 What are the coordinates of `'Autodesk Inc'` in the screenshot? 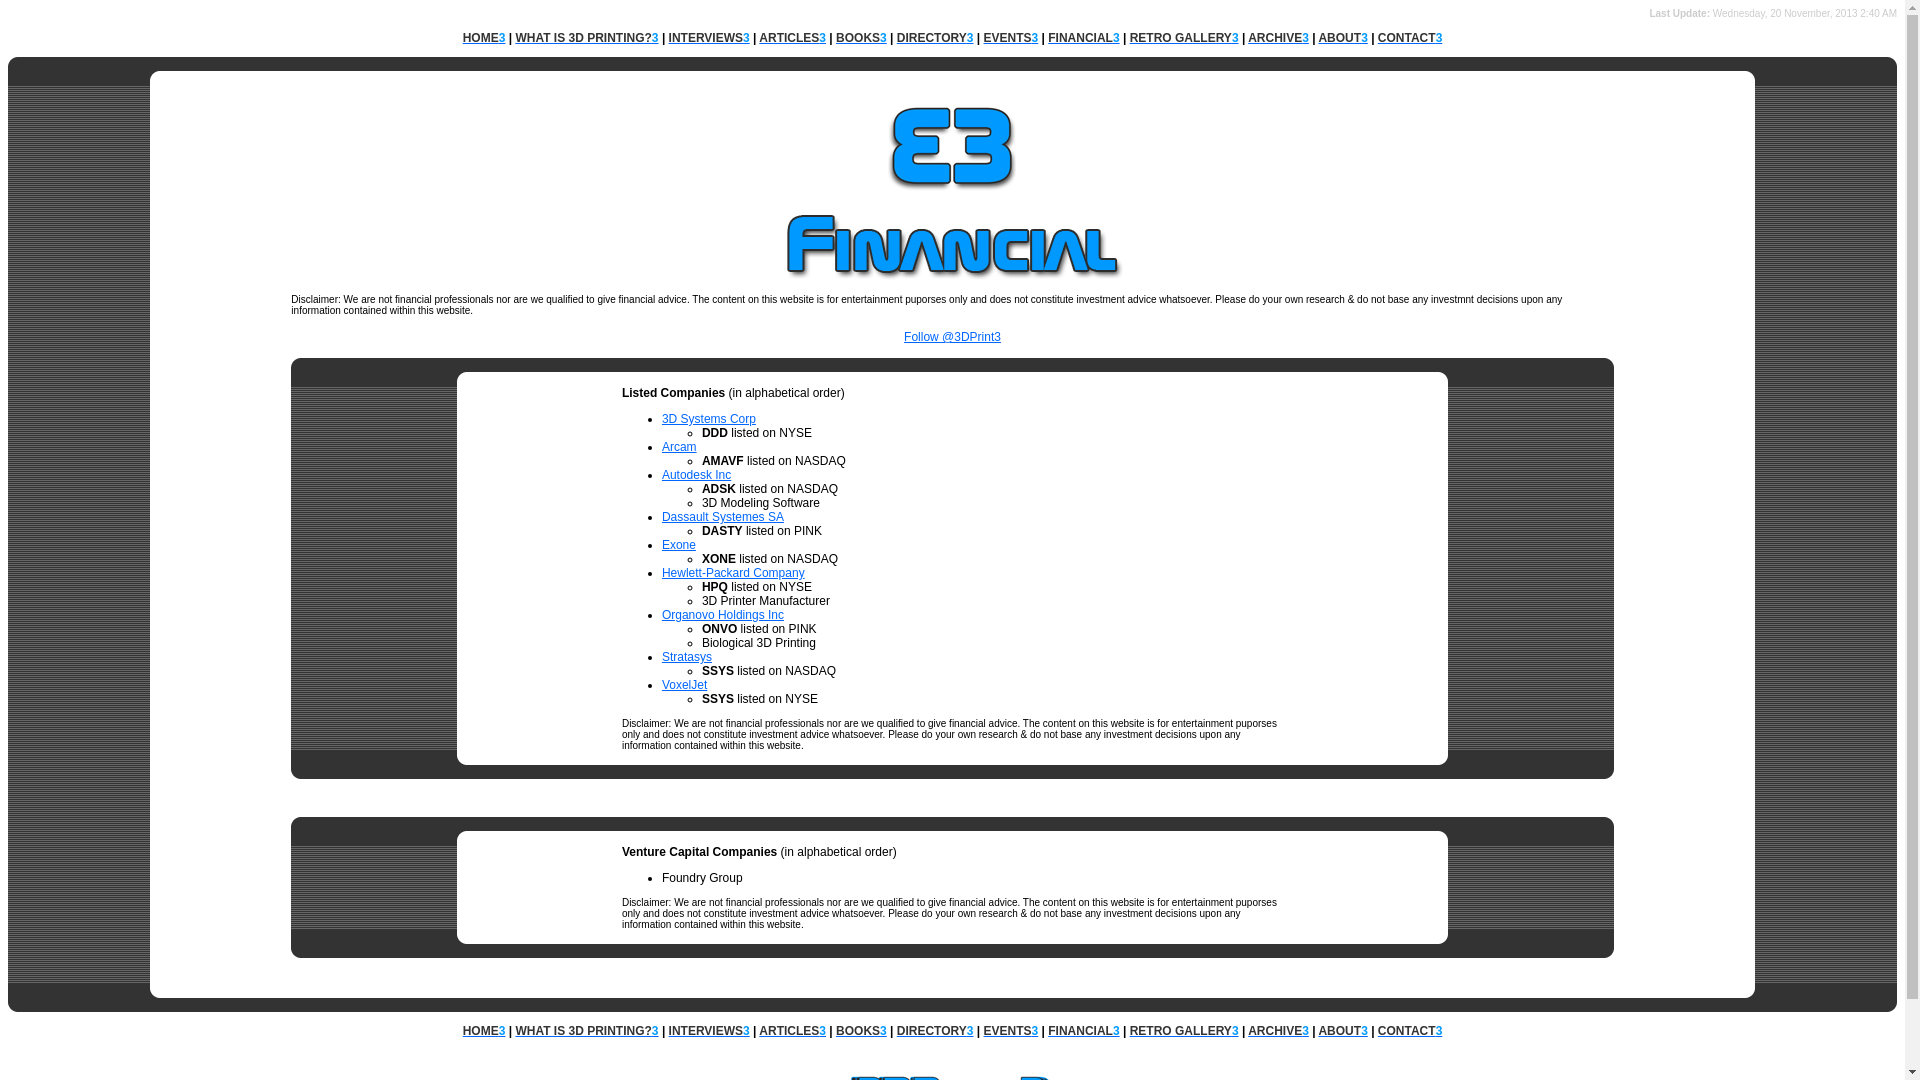 It's located at (696, 474).